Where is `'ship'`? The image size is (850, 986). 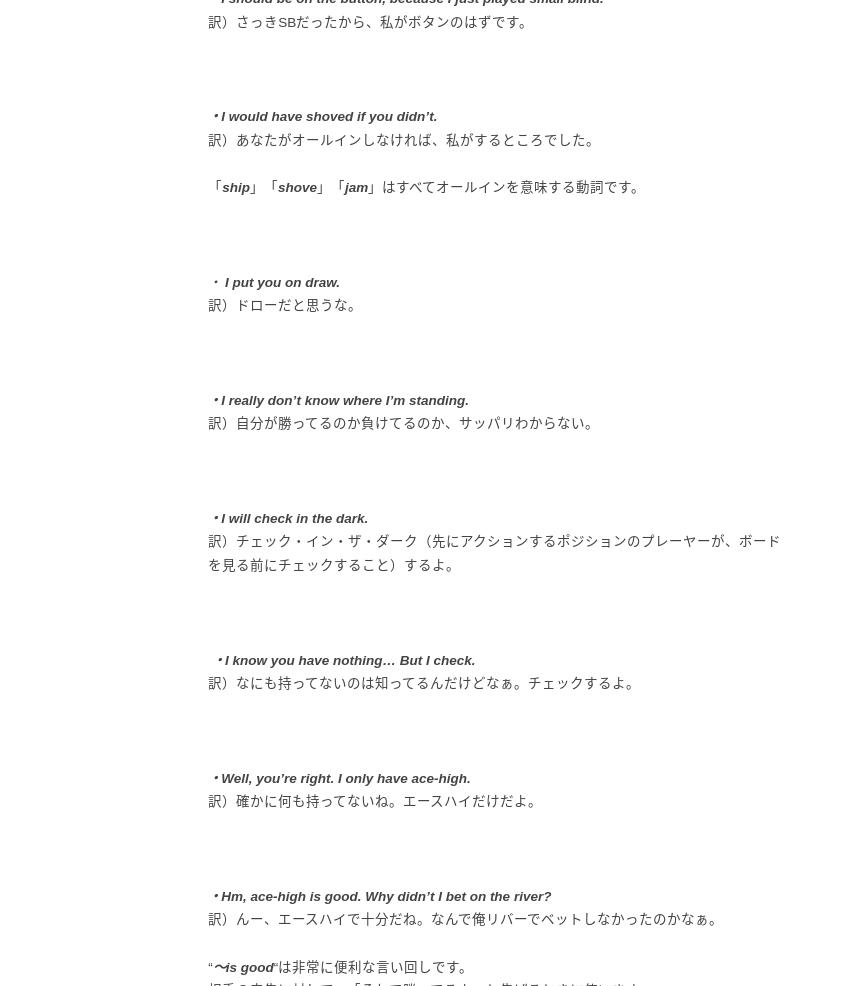 'ship' is located at coordinates (235, 186).